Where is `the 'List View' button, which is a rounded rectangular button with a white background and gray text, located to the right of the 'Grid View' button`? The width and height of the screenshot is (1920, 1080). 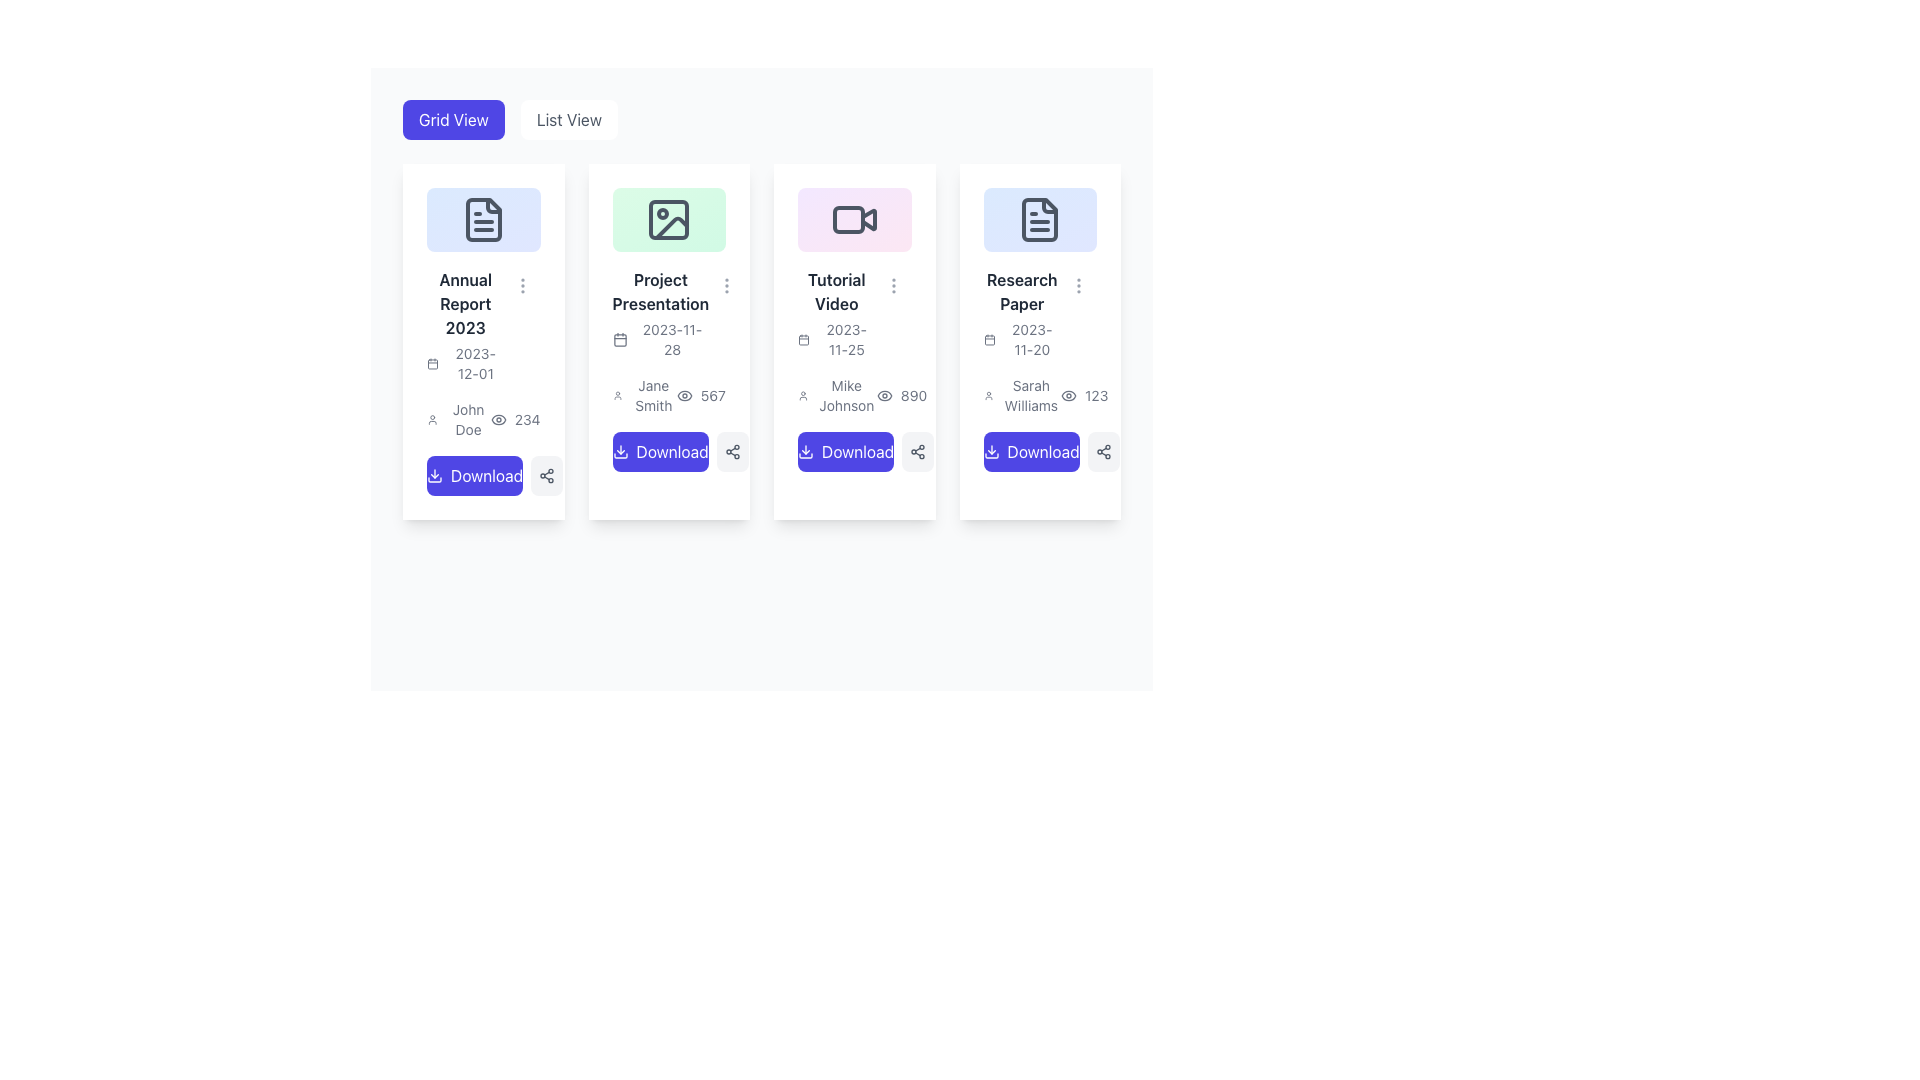
the 'List View' button, which is a rounded rectangular button with a white background and gray text, located to the right of the 'Grid View' button is located at coordinates (568, 119).